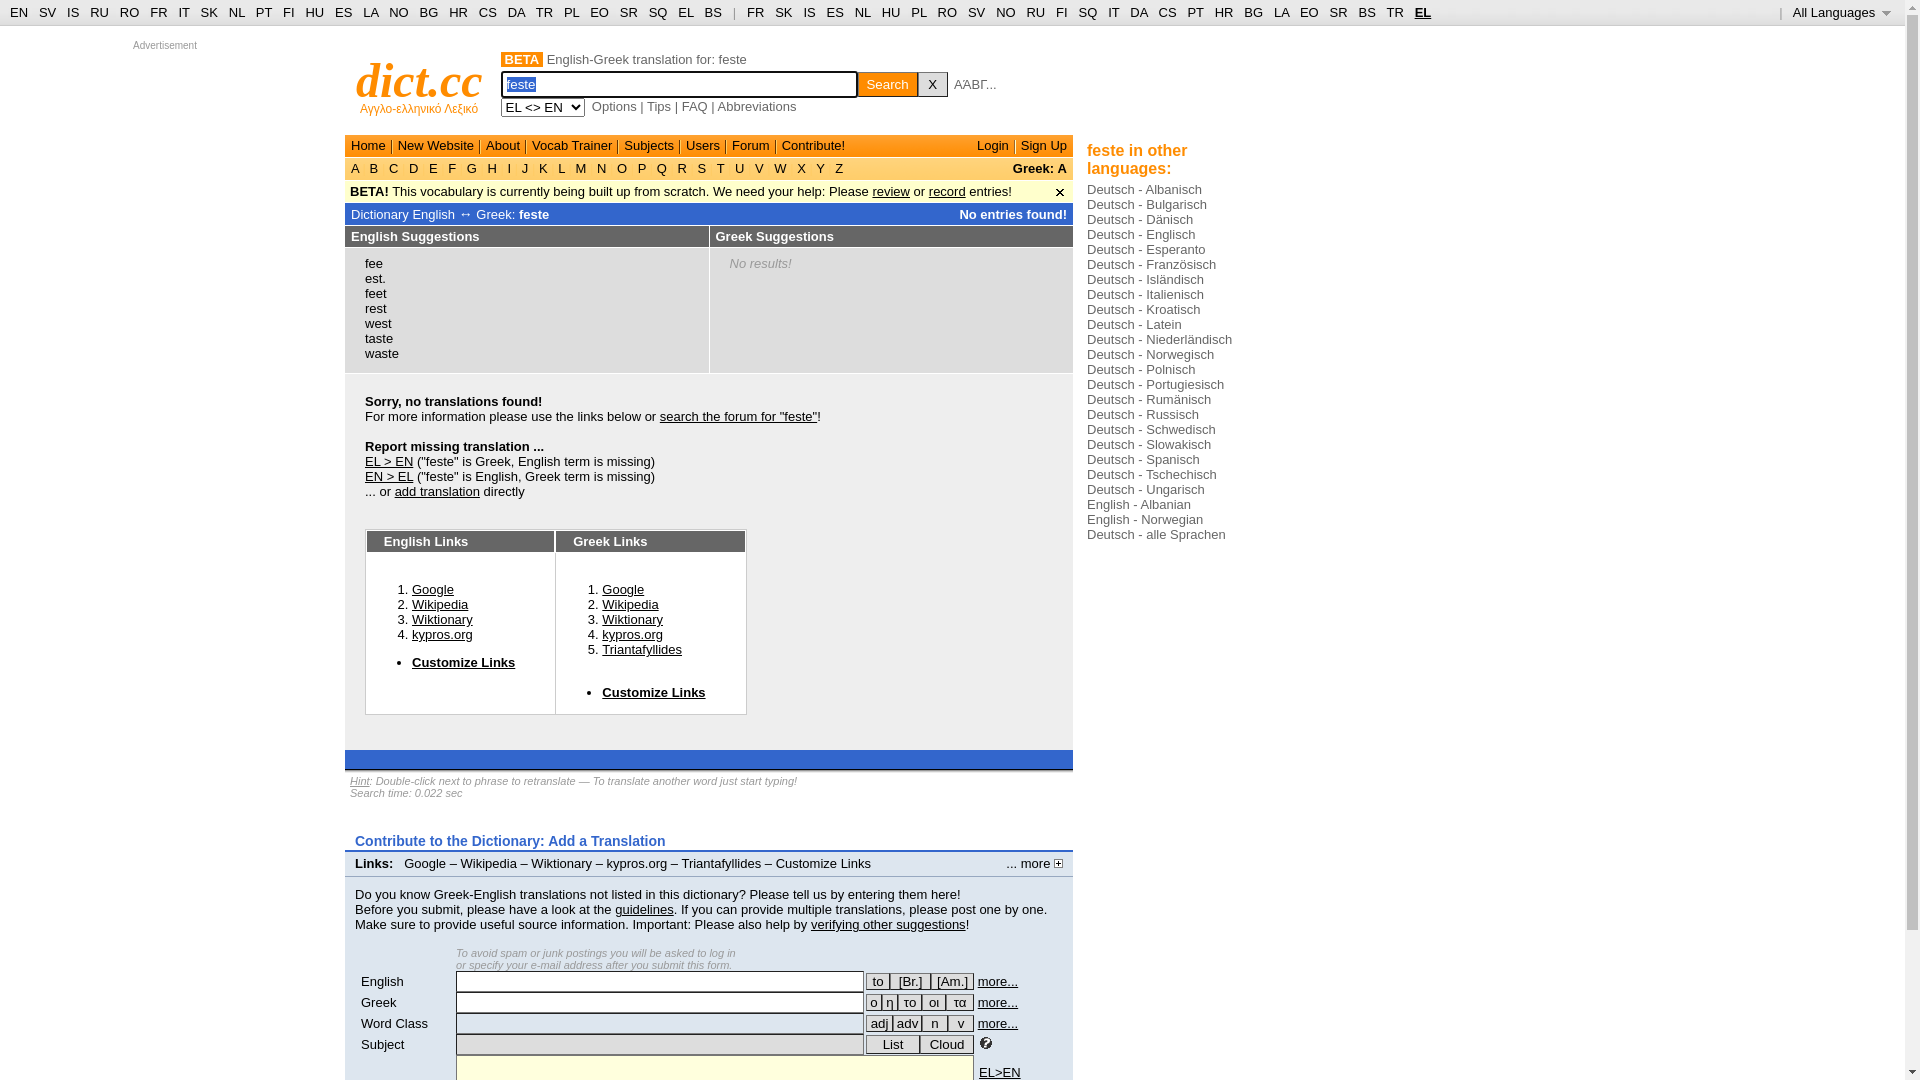 The height and width of the screenshot is (1080, 1920). Describe the element at coordinates (1146, 248) in the screenshot. I see `'Deutsch - Esperanto'` at that location.